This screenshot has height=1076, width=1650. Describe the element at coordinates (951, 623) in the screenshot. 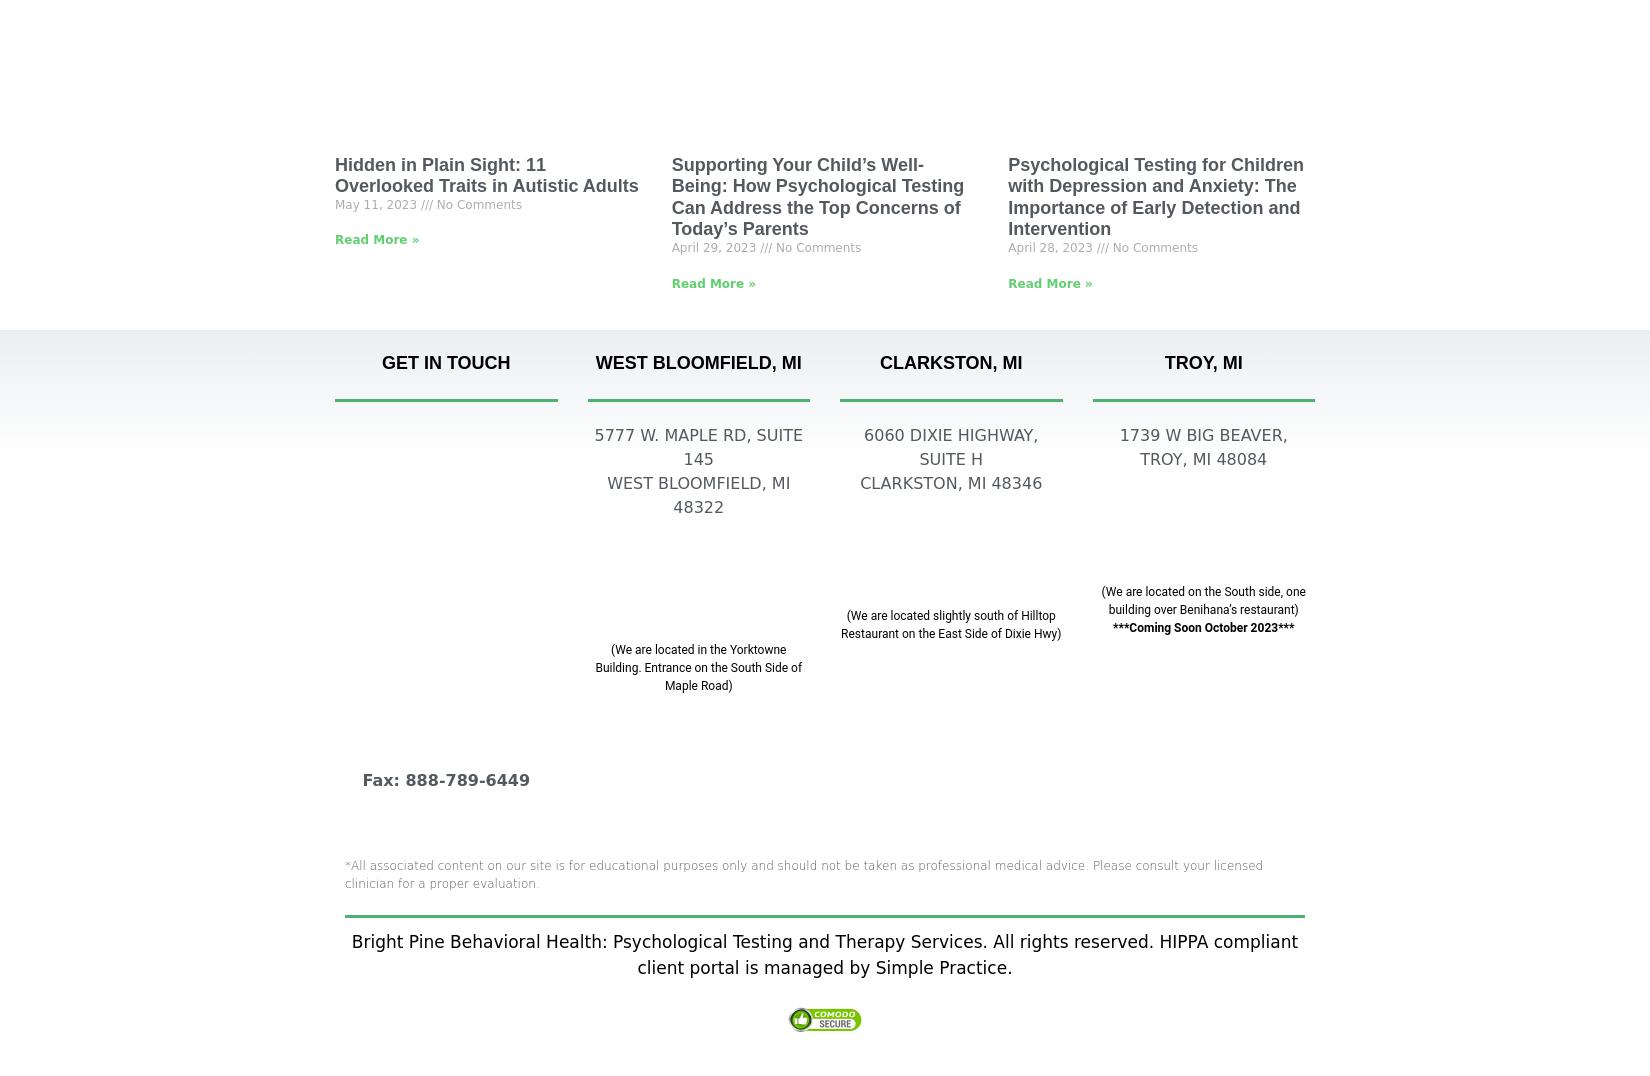

I see `'(We are located slightly south of Hilltop Restaurant on the East Side of Dixie Hwy)'` at that location.